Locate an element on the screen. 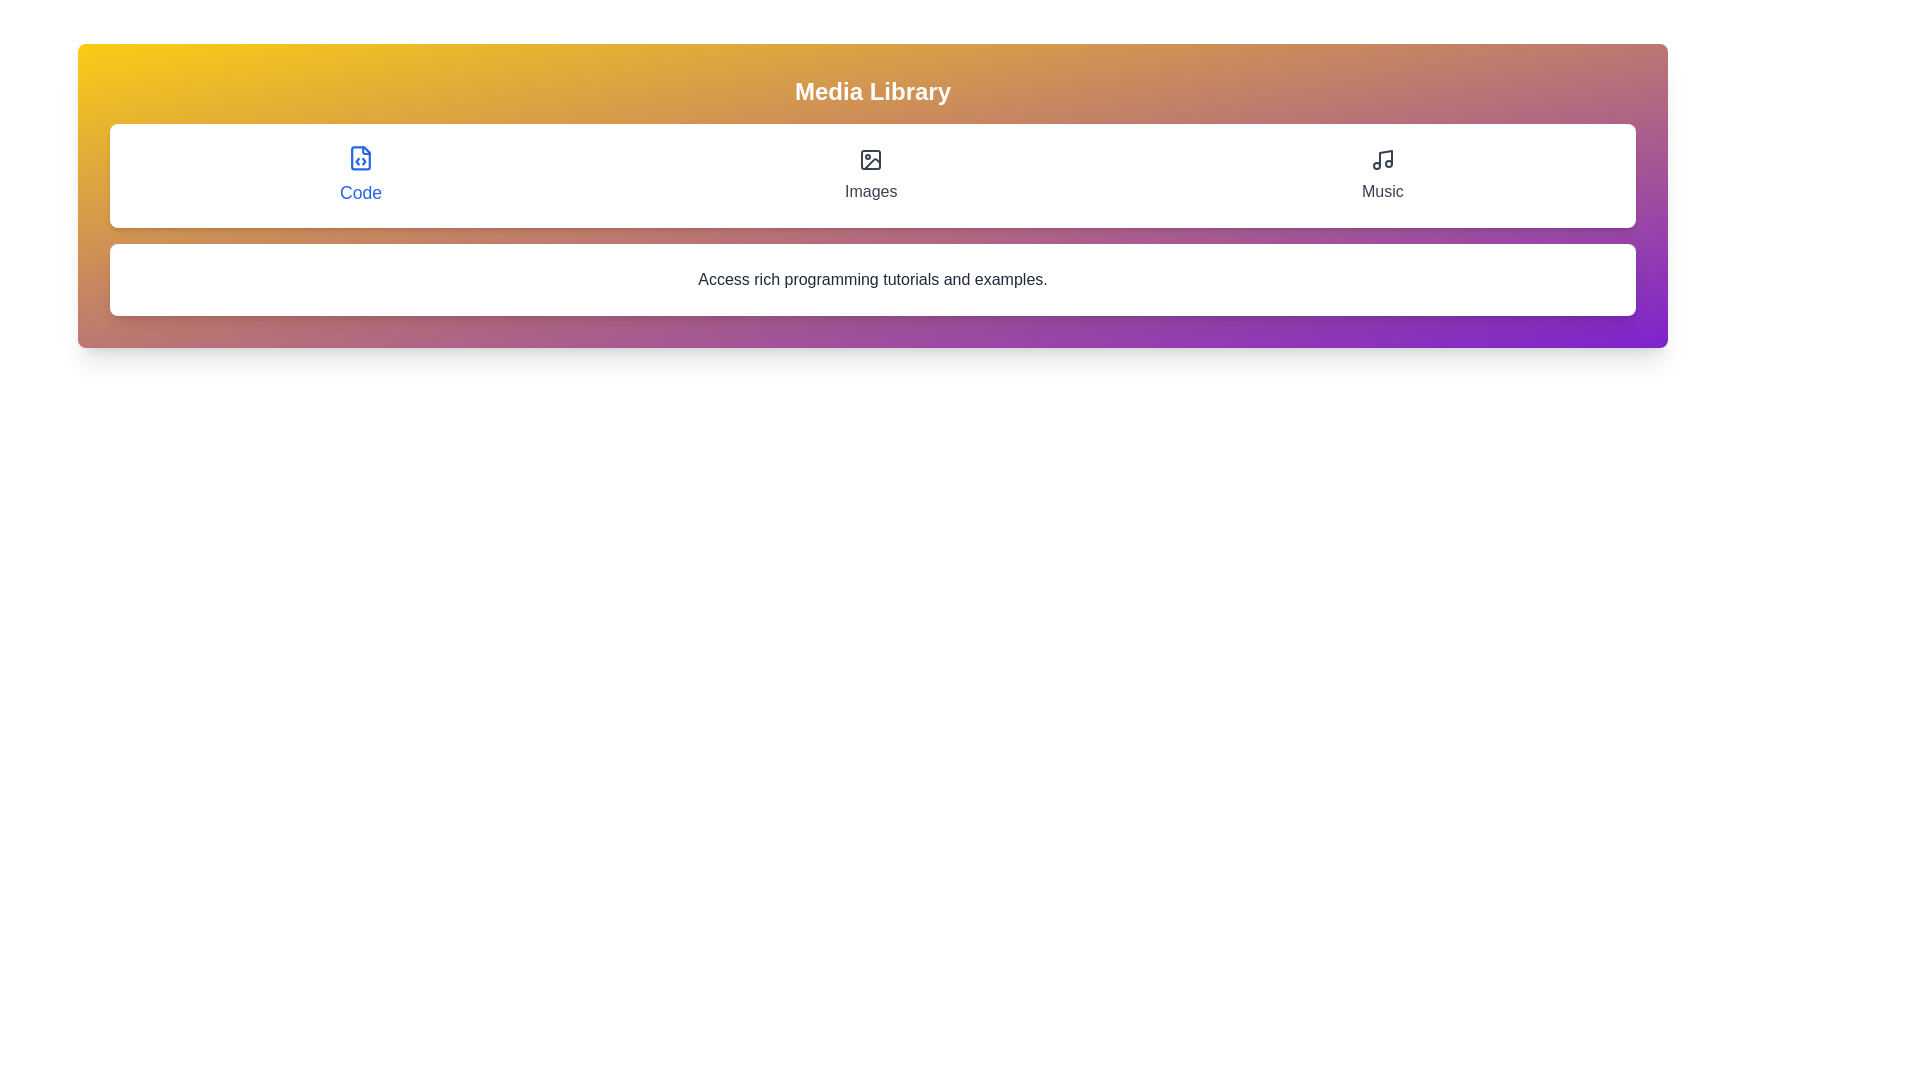 The height and width of the screenshot is (1080, 1920). the tab labeled Images to display its content is located at coordinates (870, 175).